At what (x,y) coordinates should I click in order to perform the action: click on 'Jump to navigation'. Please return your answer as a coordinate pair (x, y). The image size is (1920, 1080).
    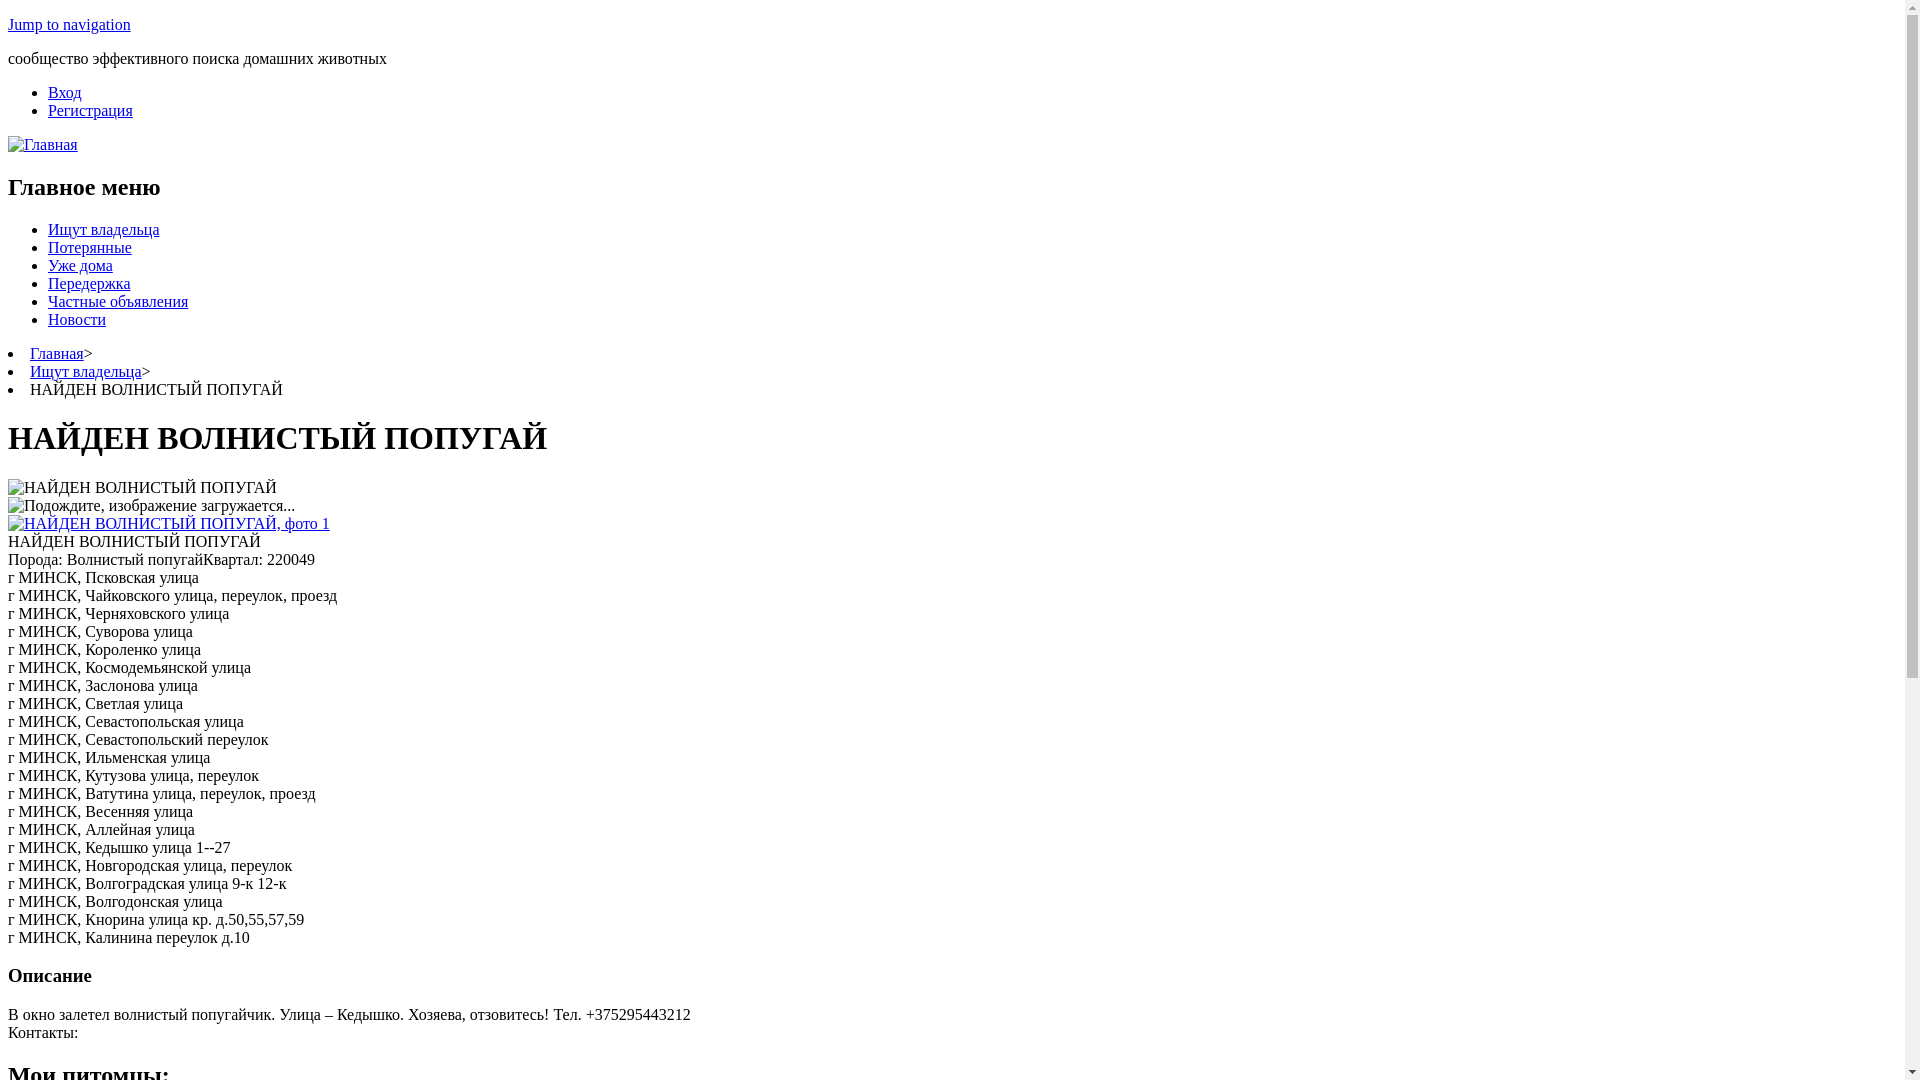
    Looking at the image, I should click on (69, 24).